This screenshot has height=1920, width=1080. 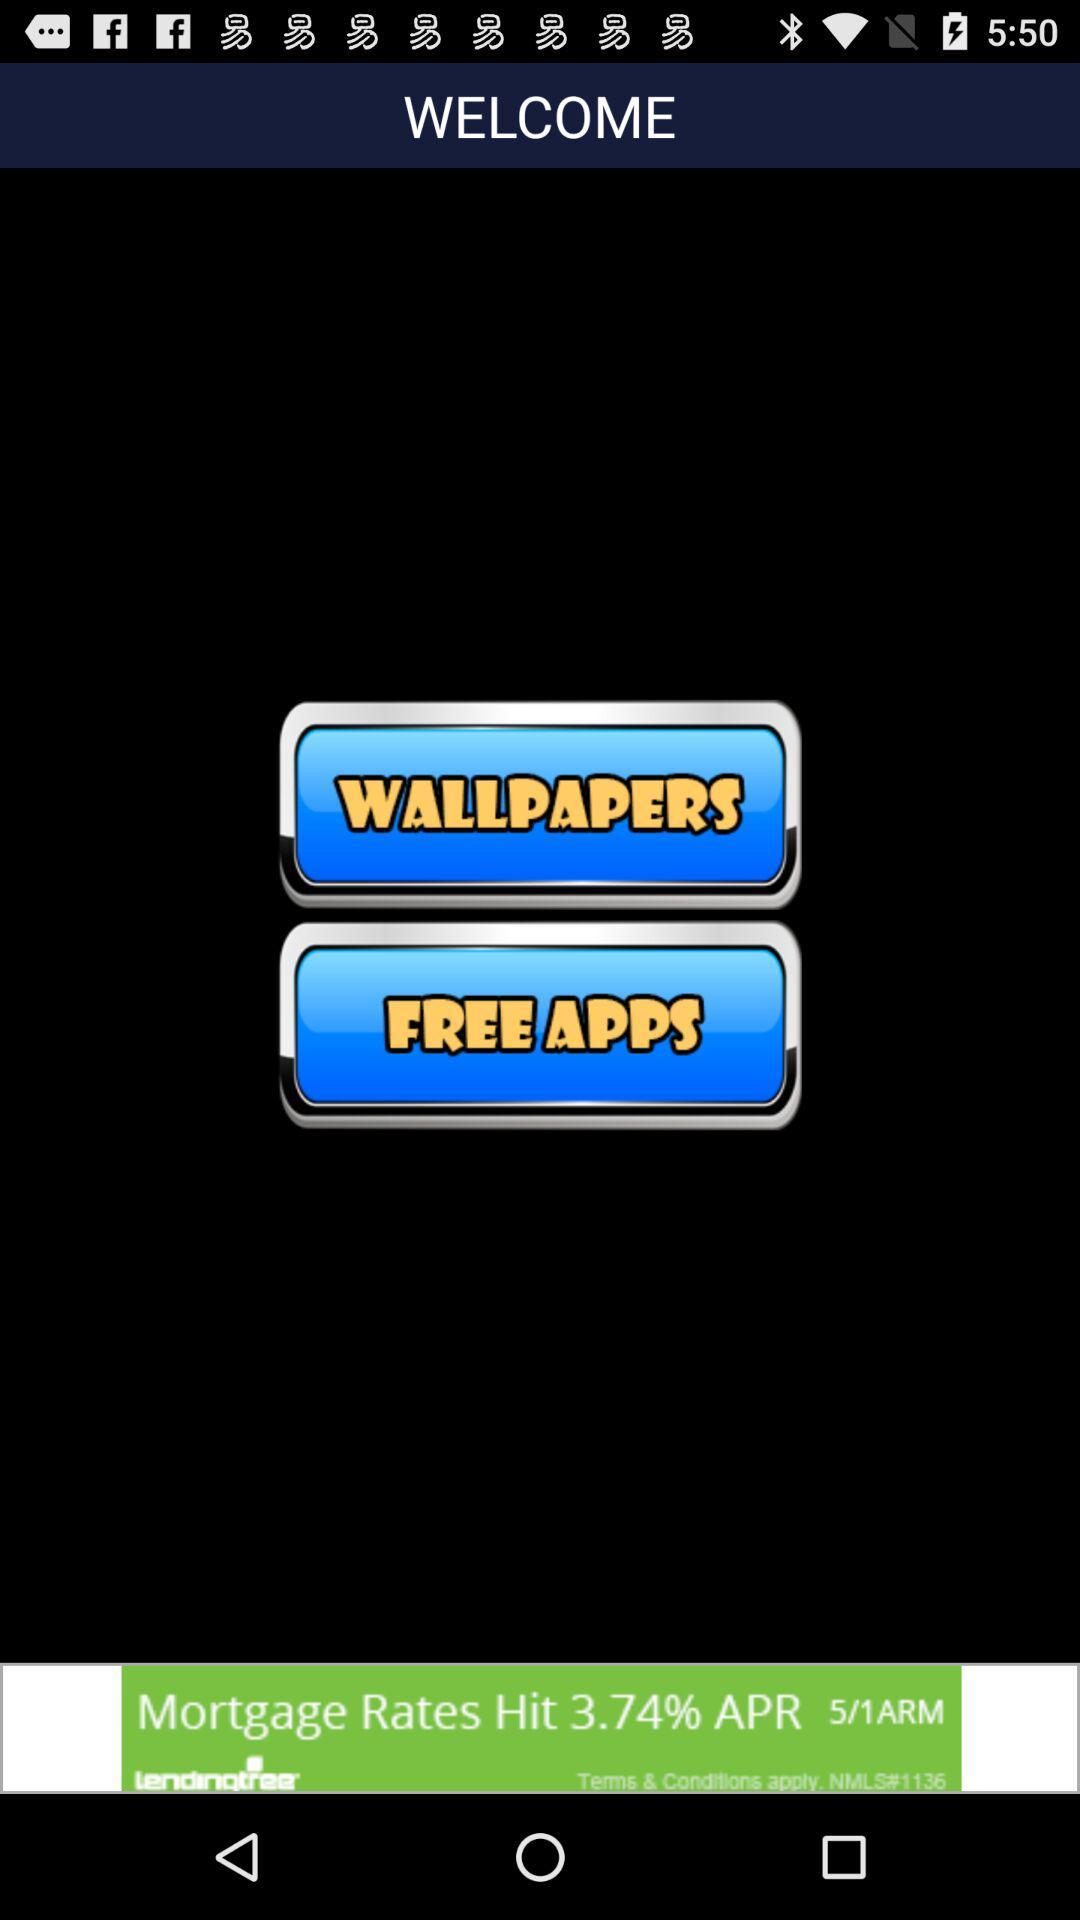 What do you see at coordinates (540, 804) in the screenshot?
I see `wallpapers switch option` at bounding box center [540, 804].